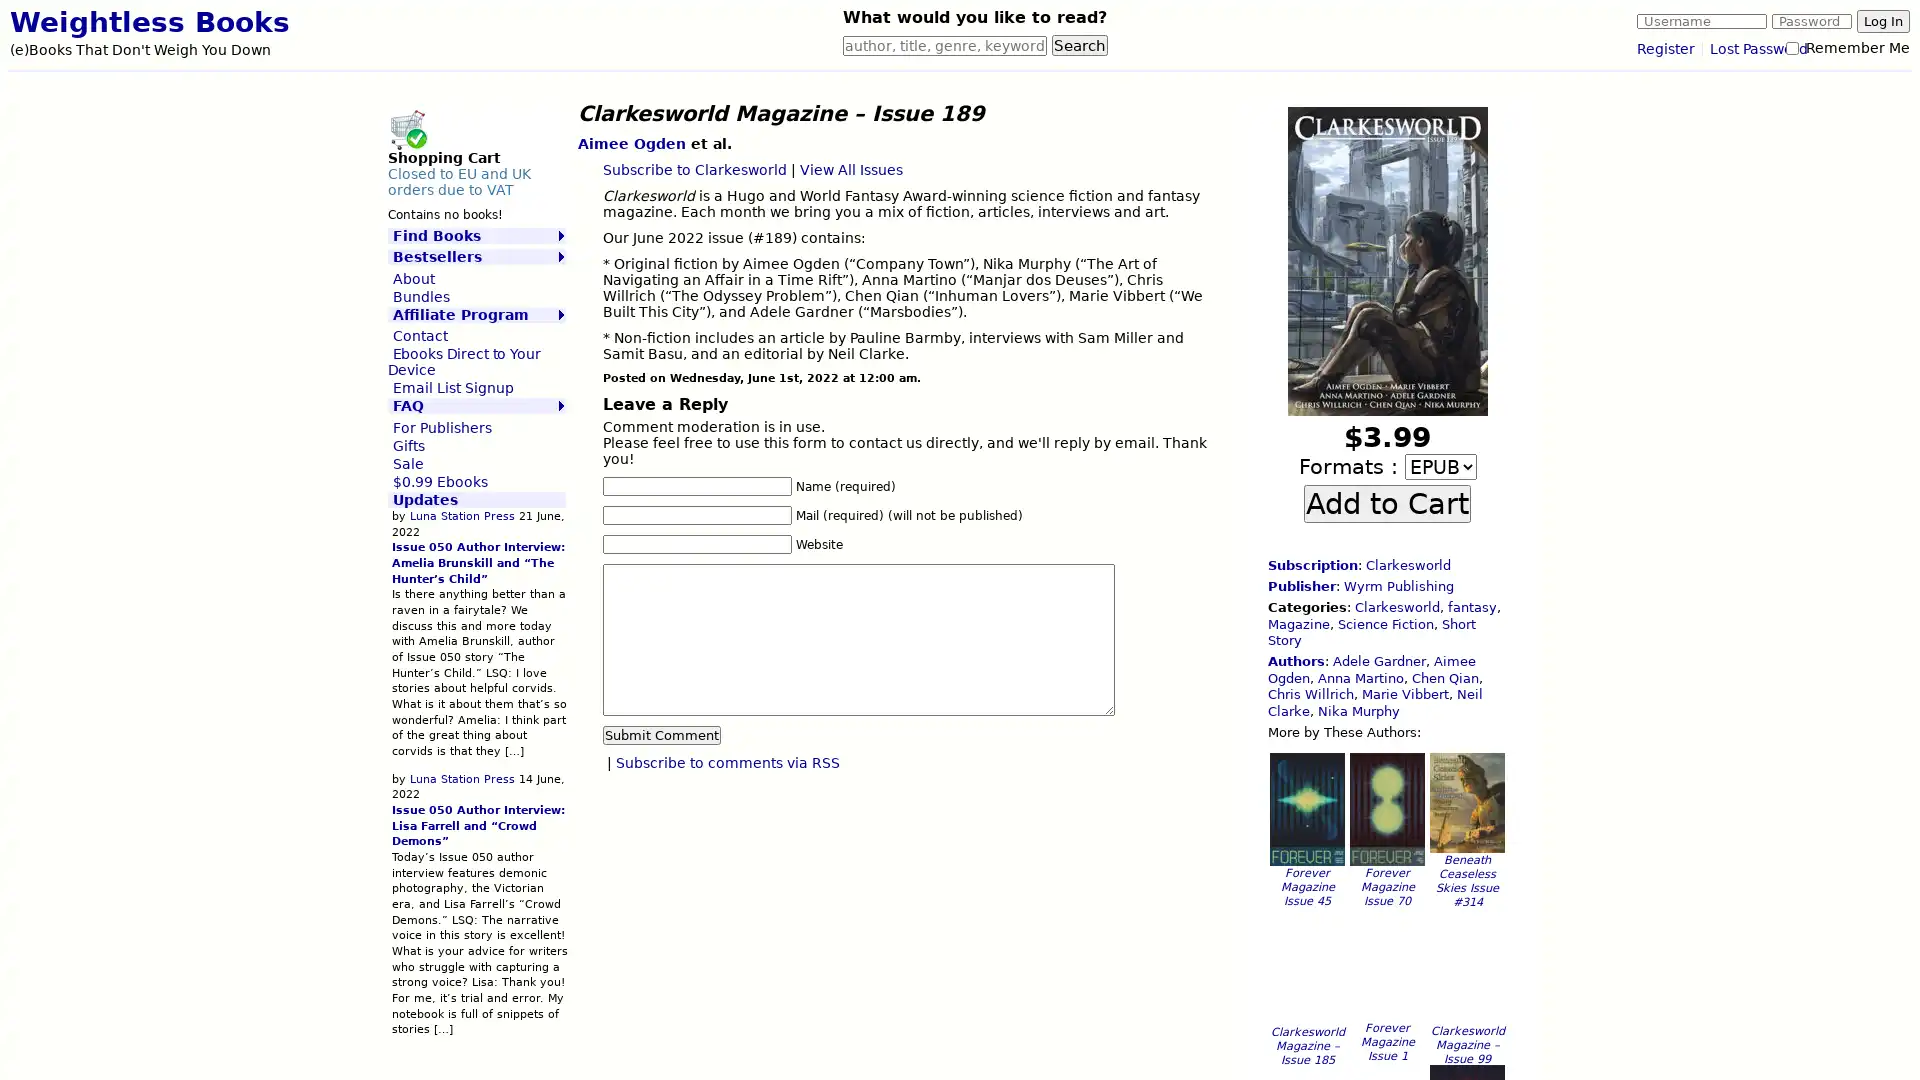  I want to click on Submit Comment, so click(661, 734).